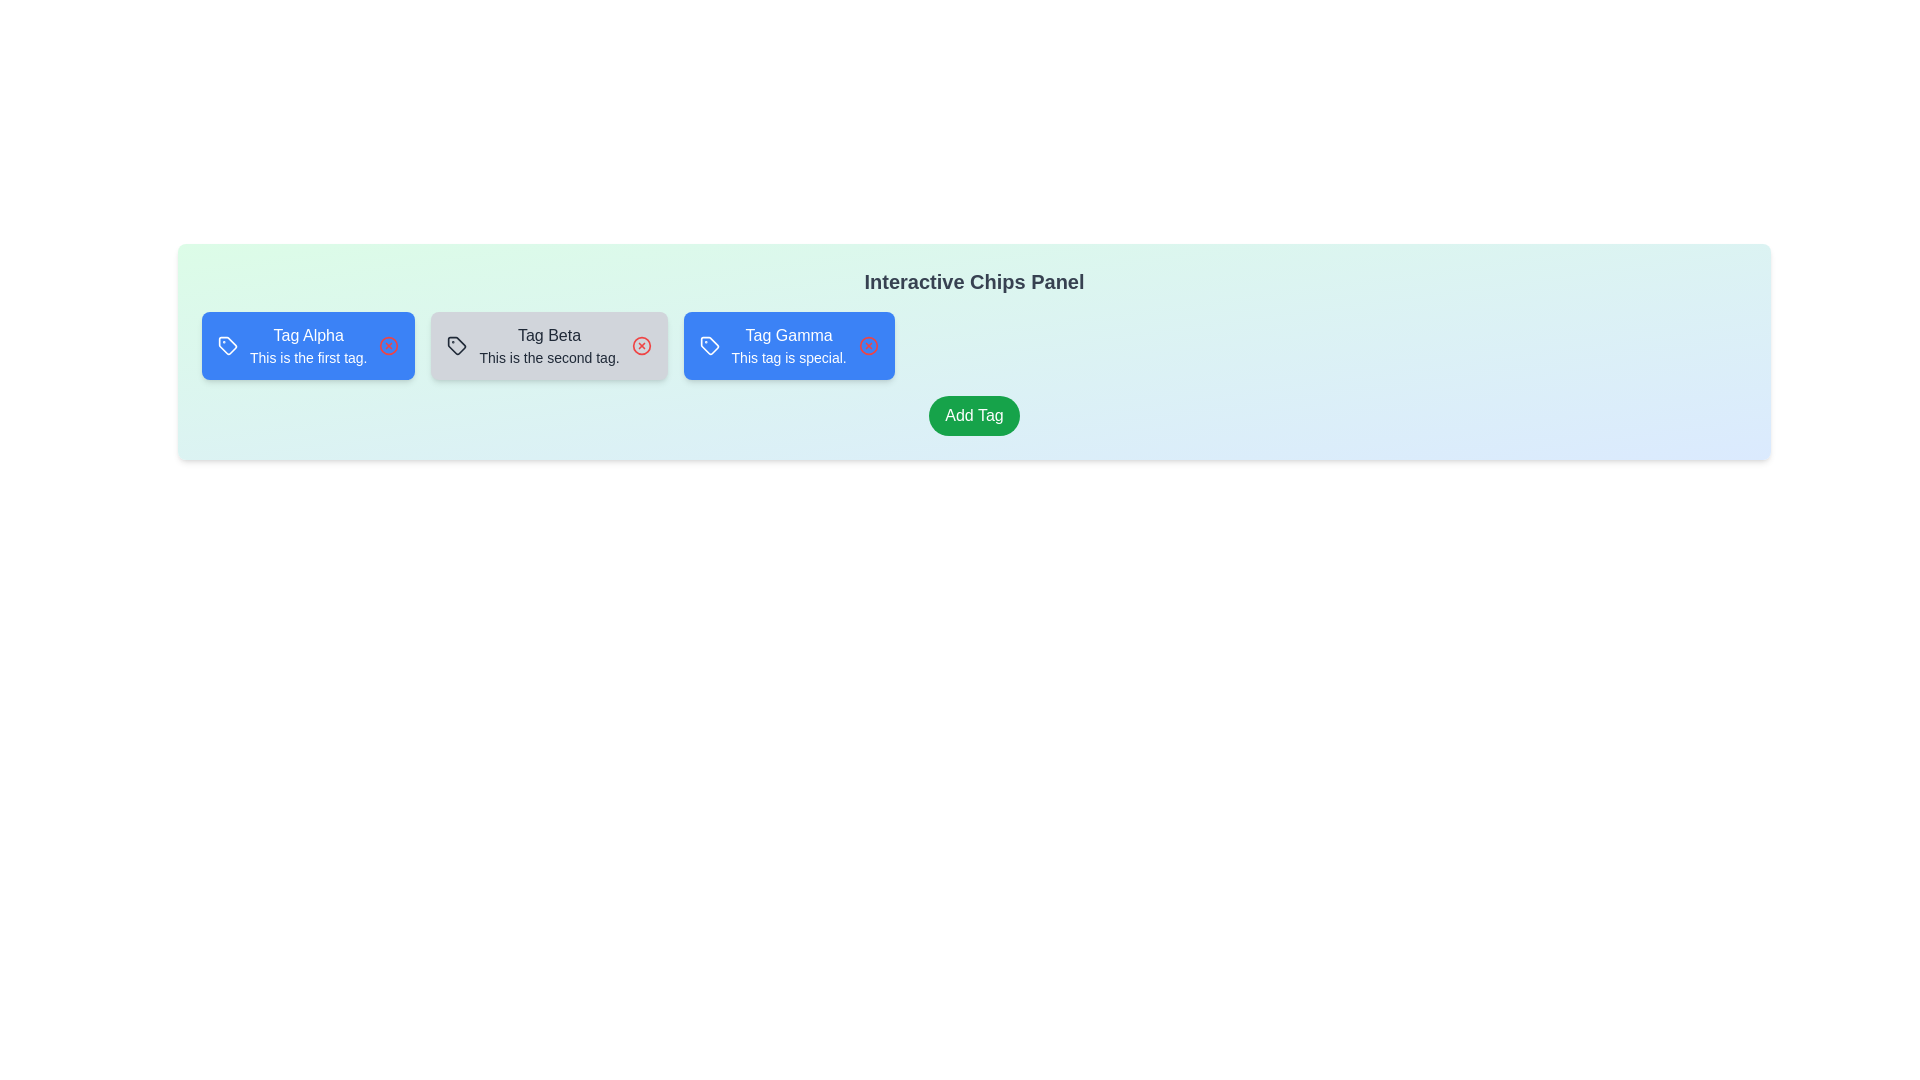  What do you see at coordinates (974, 415) in the screenshot?
I see `the 'Add Tag' button to add a new chip` at bounding box center [974, 415].